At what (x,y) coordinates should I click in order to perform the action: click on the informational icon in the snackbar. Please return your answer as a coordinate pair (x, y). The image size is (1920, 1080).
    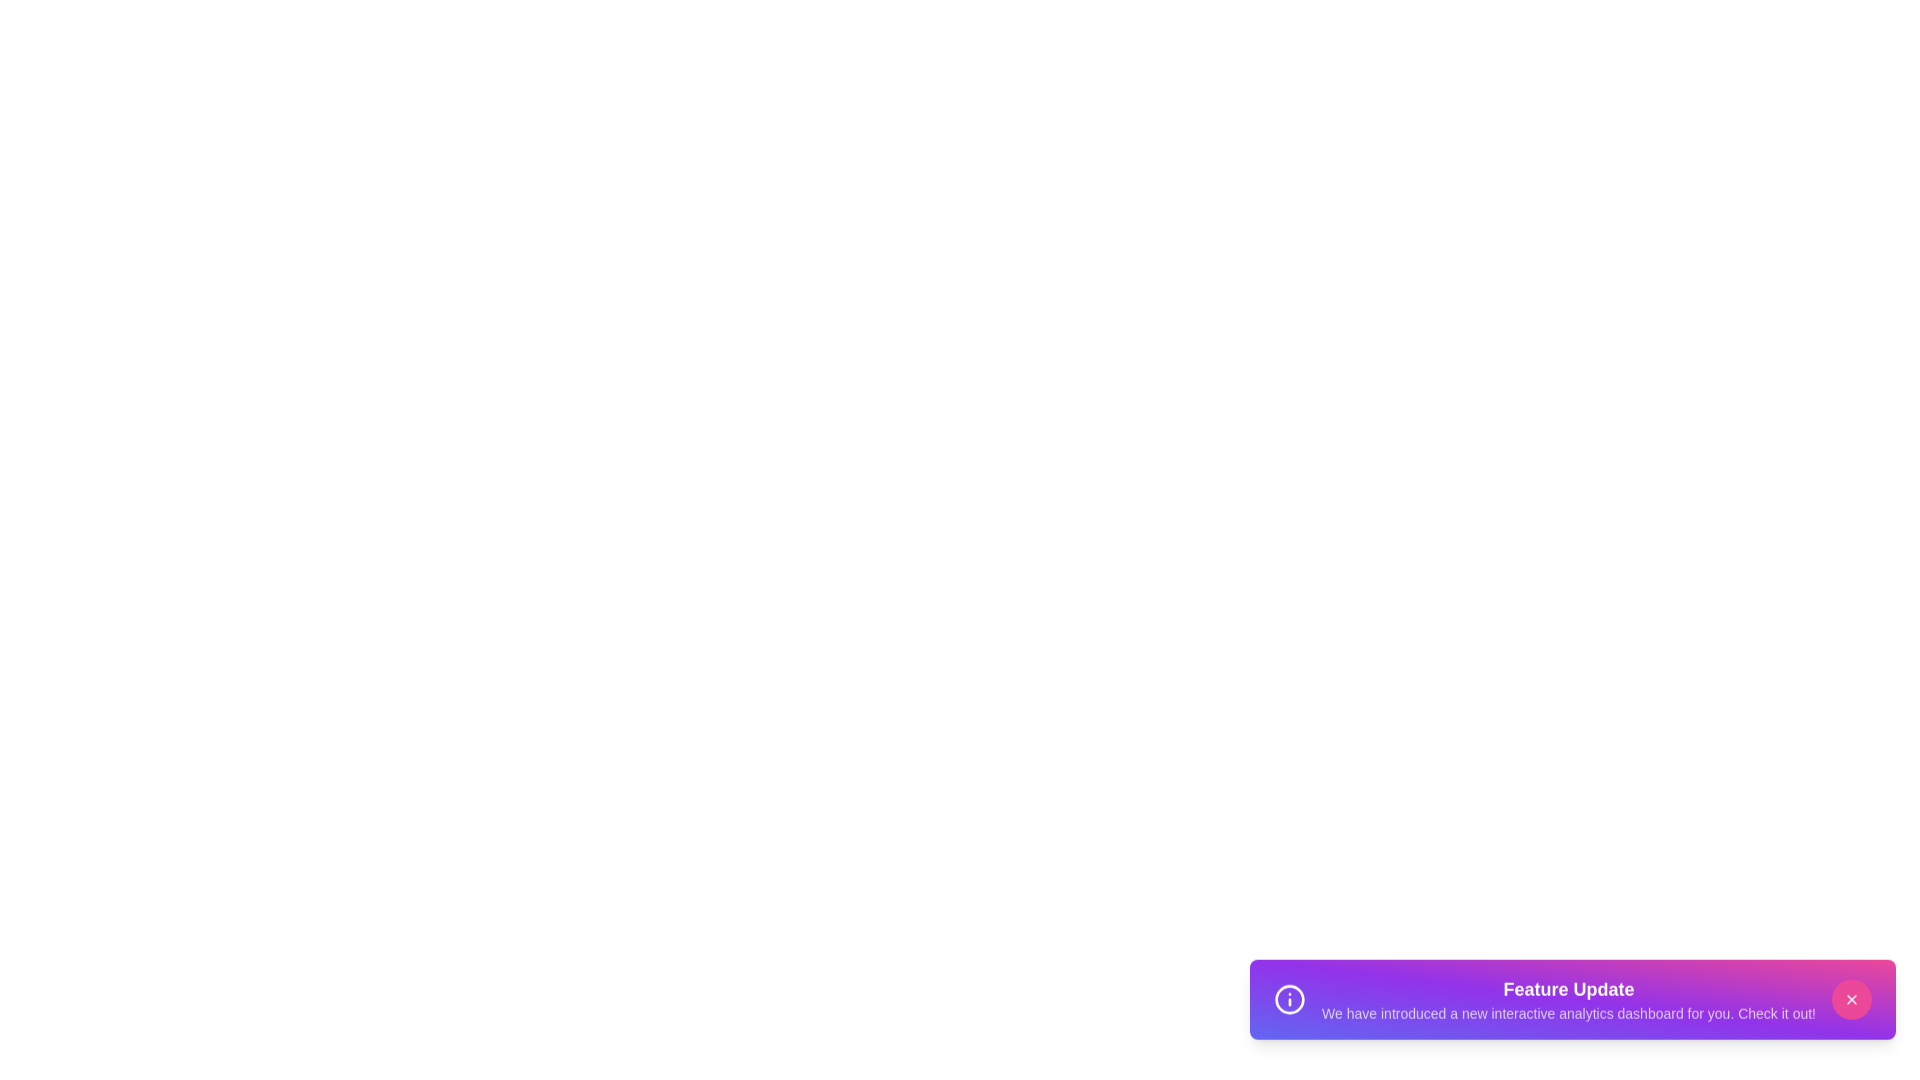
    Looking at the image, I should click on (1290, 1009).